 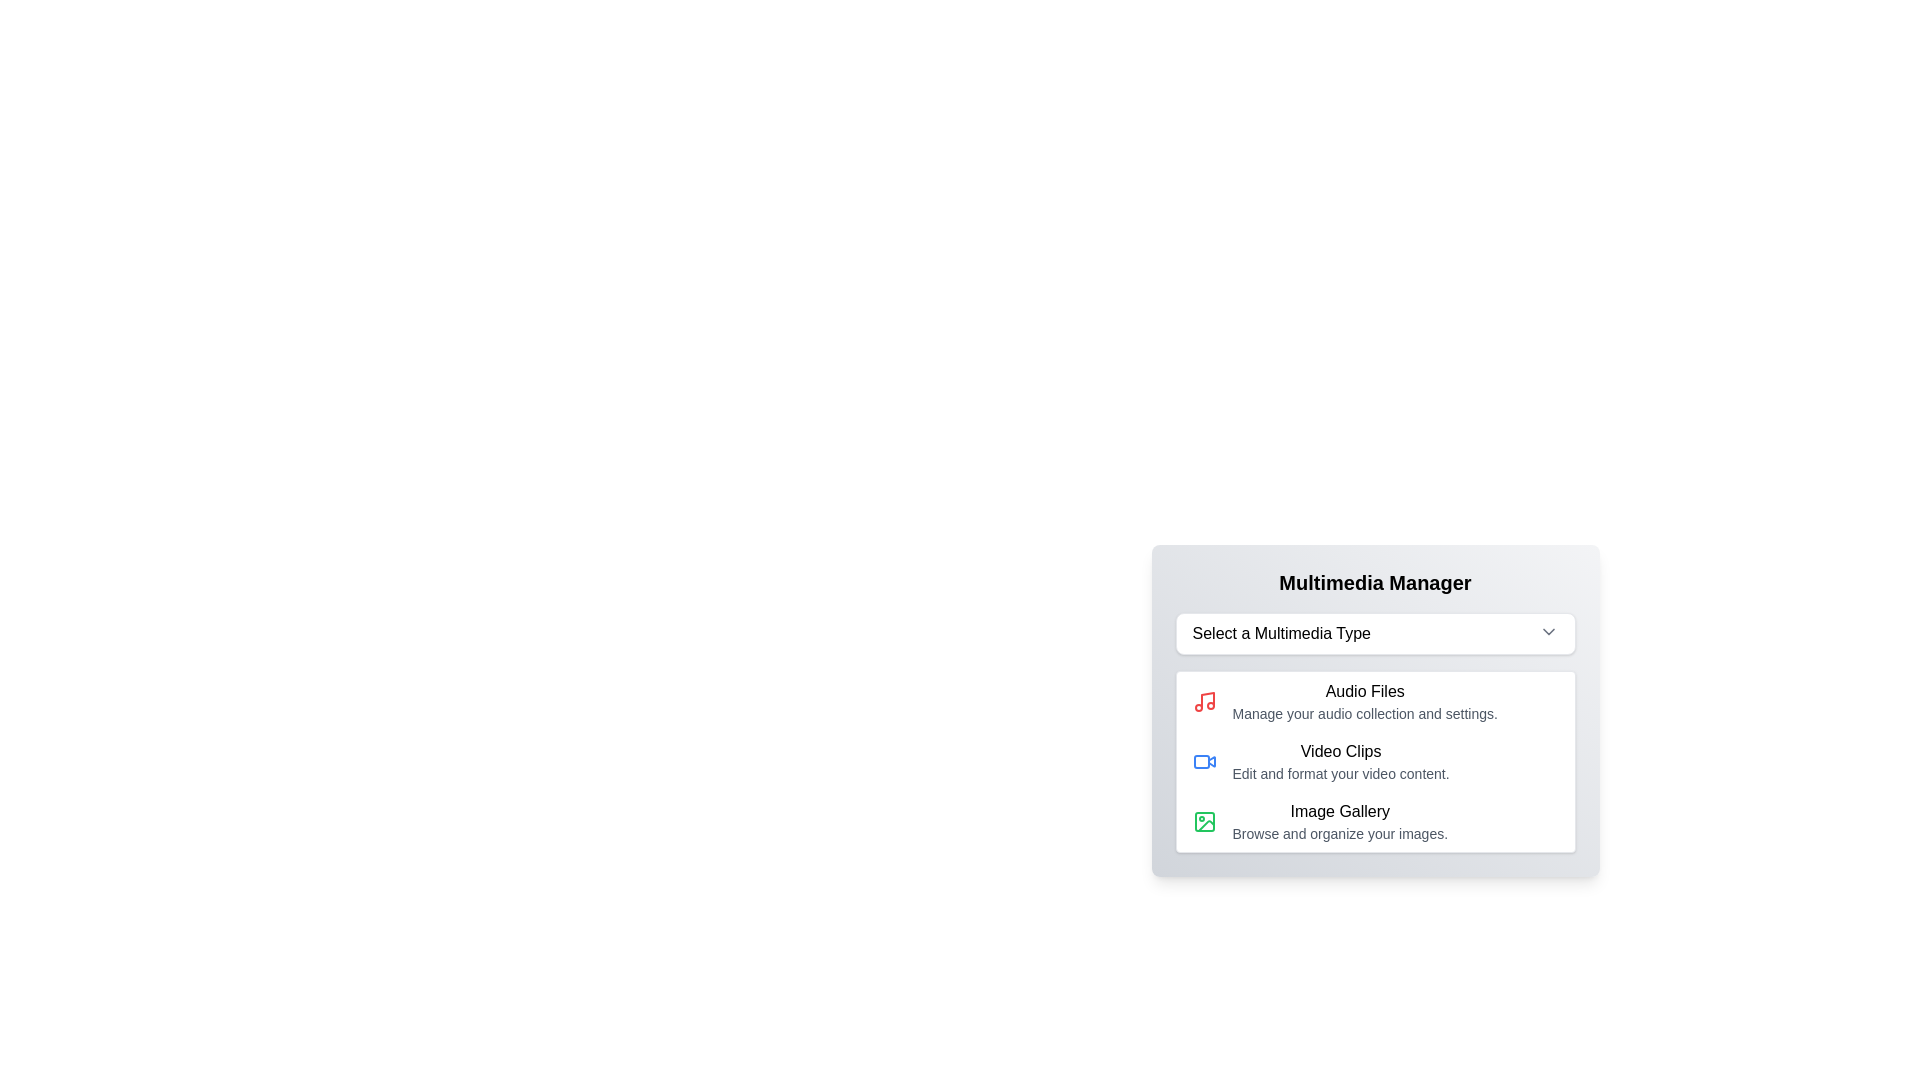 I want to click on the 'Video Clips' button in the Multimedia Manager panel, which features a blue video camera icon and a bolded headline 'Video Clips', so click(x=1374, y=762).